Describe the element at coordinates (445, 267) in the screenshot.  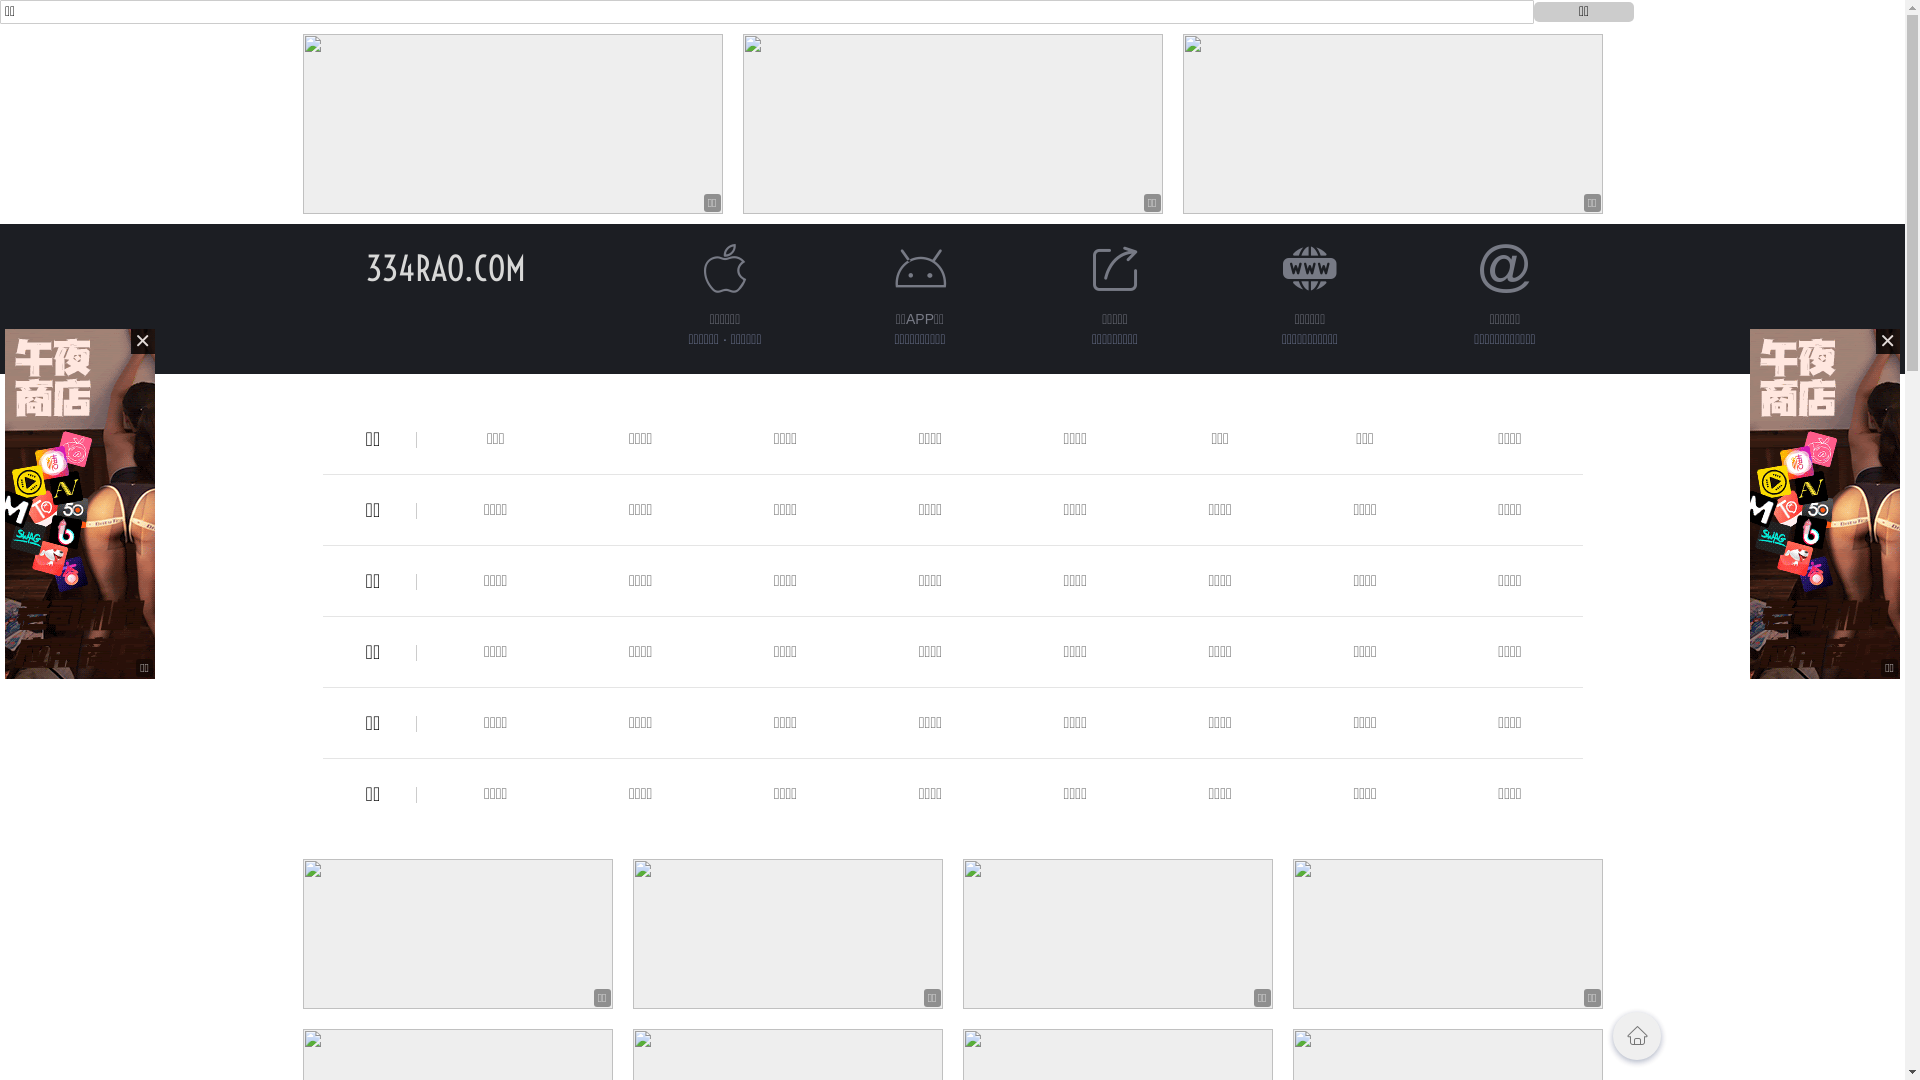
I see `'334RAO.COM'` at that location.